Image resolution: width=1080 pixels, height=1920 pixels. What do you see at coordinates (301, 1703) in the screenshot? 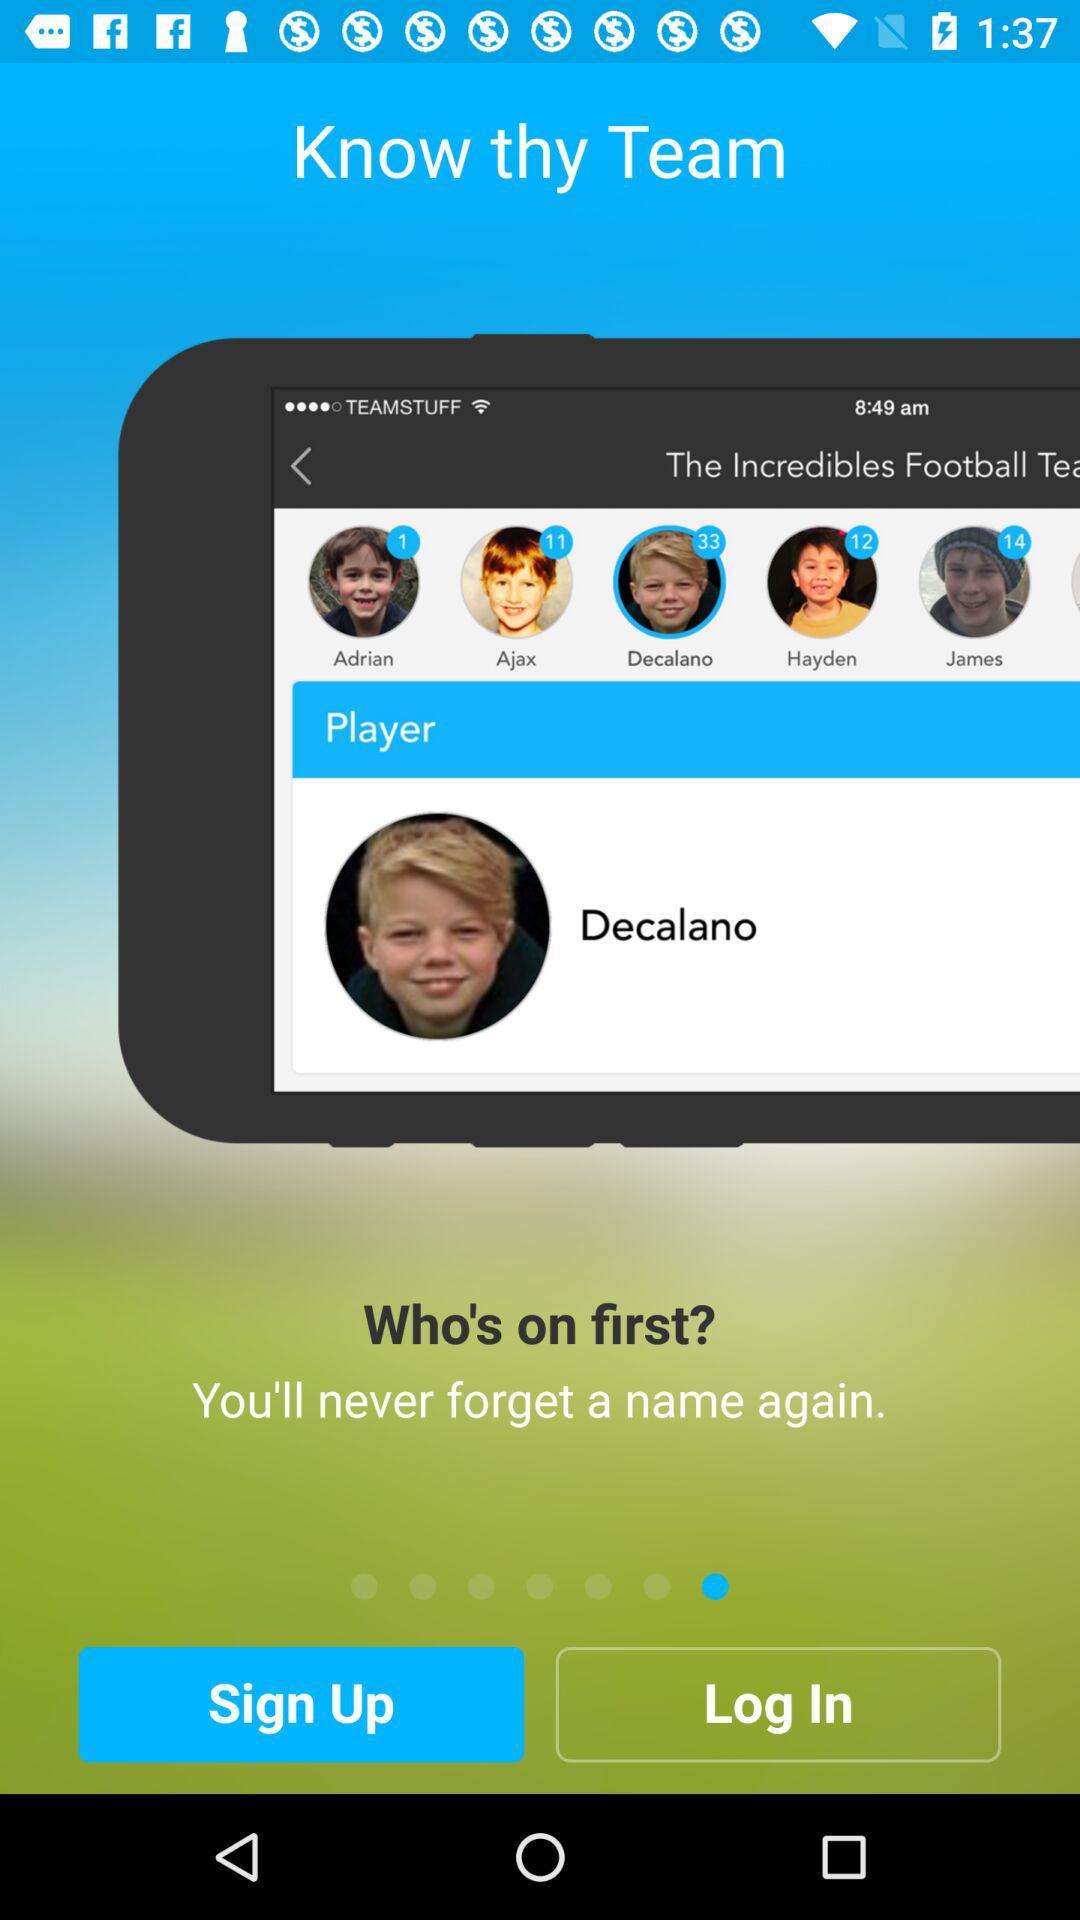
I see `icon at the bottom left corner` at bounding box center [301, 1703].